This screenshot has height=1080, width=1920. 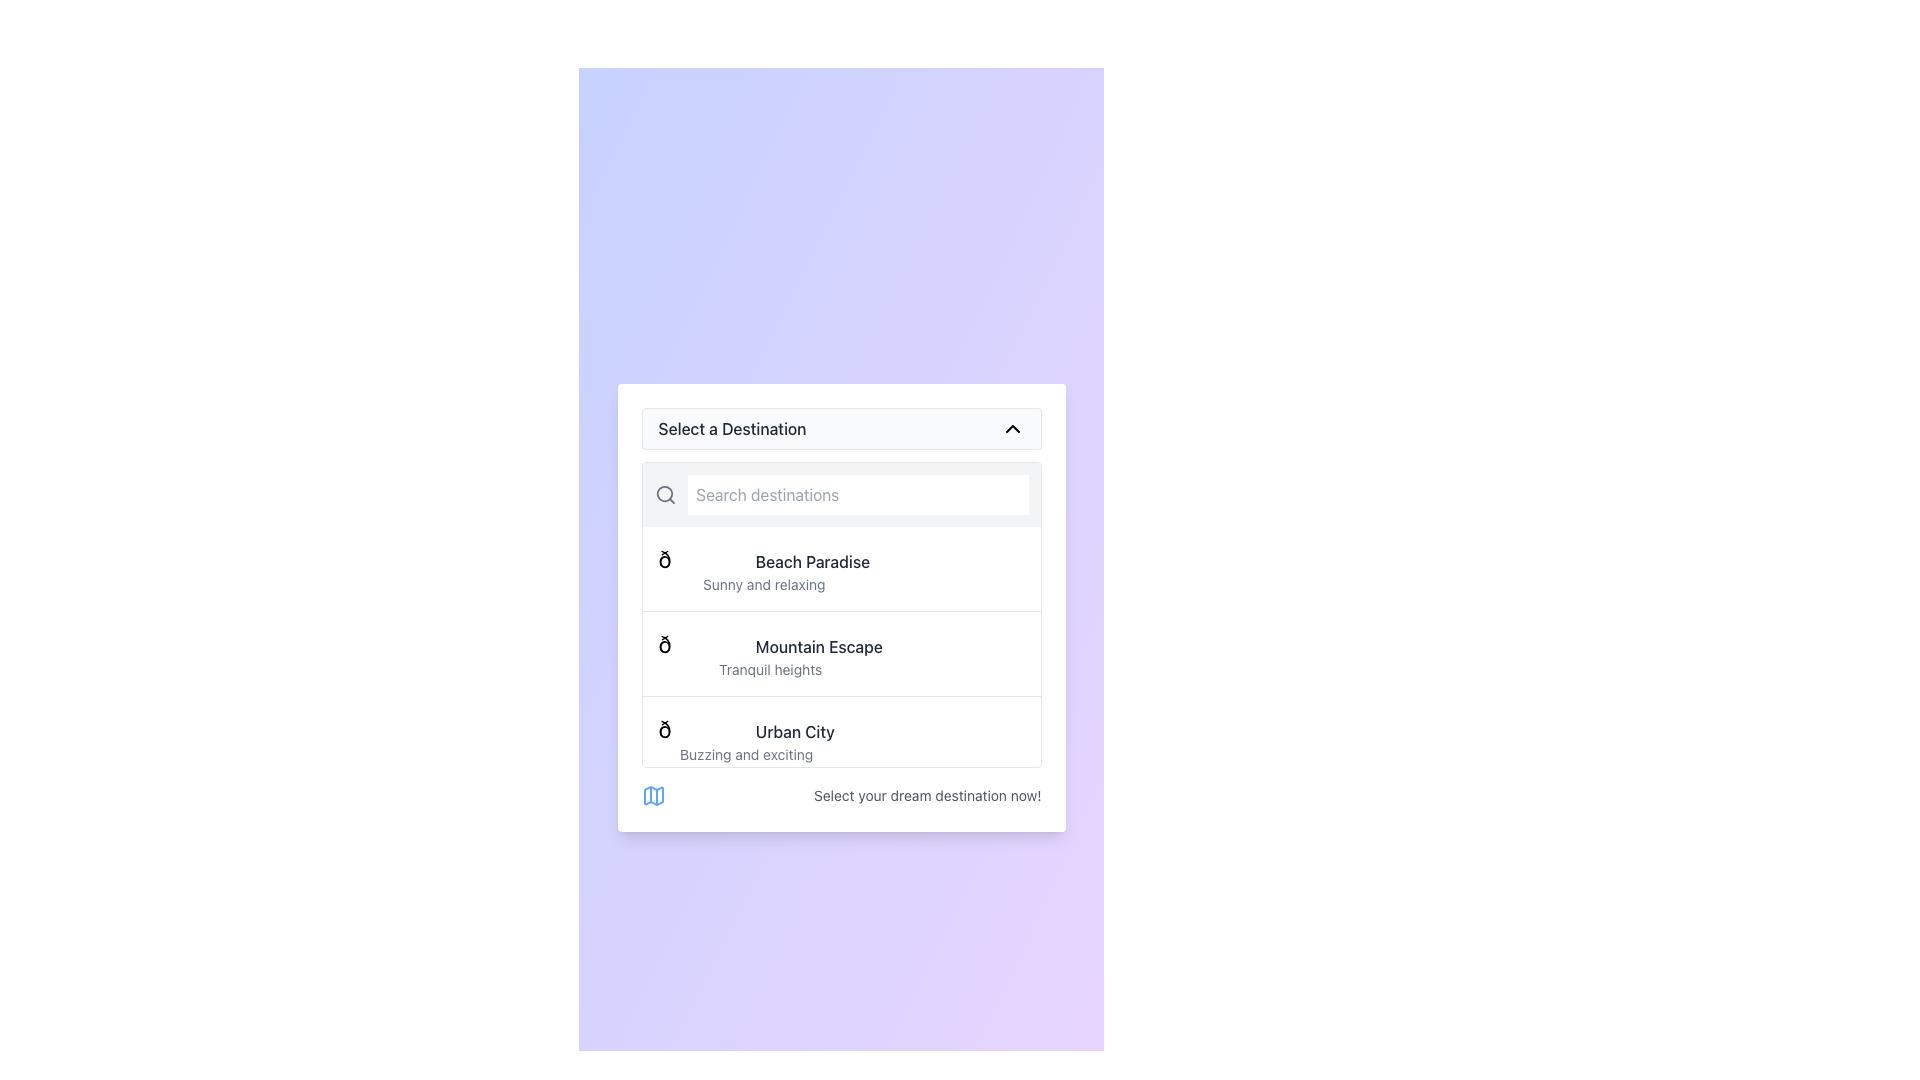 What do you see at coordinates (819, 647) in the screenshot?
I see `the 'Mountain Escape' text label` at bounding box center [819, 647].